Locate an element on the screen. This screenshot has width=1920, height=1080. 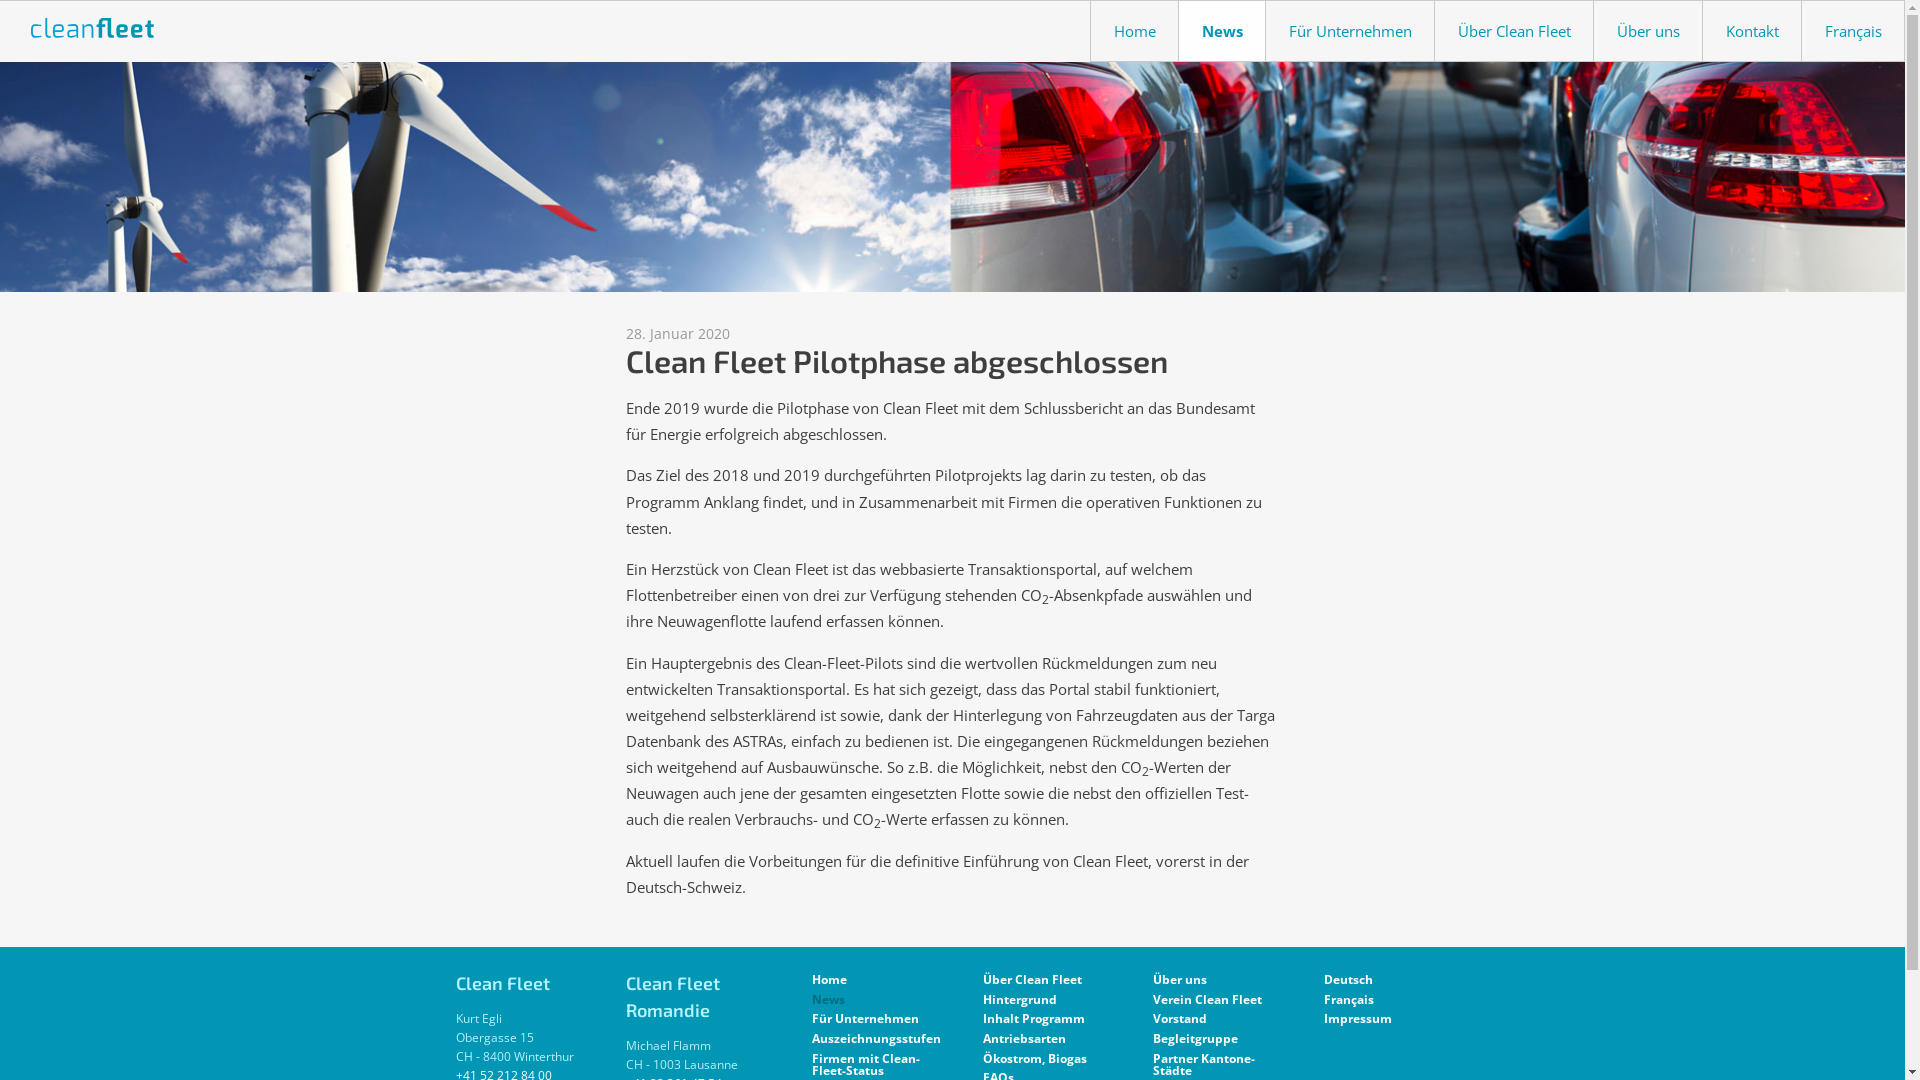
'Deutsch' is located at coordinates (1309, 978).